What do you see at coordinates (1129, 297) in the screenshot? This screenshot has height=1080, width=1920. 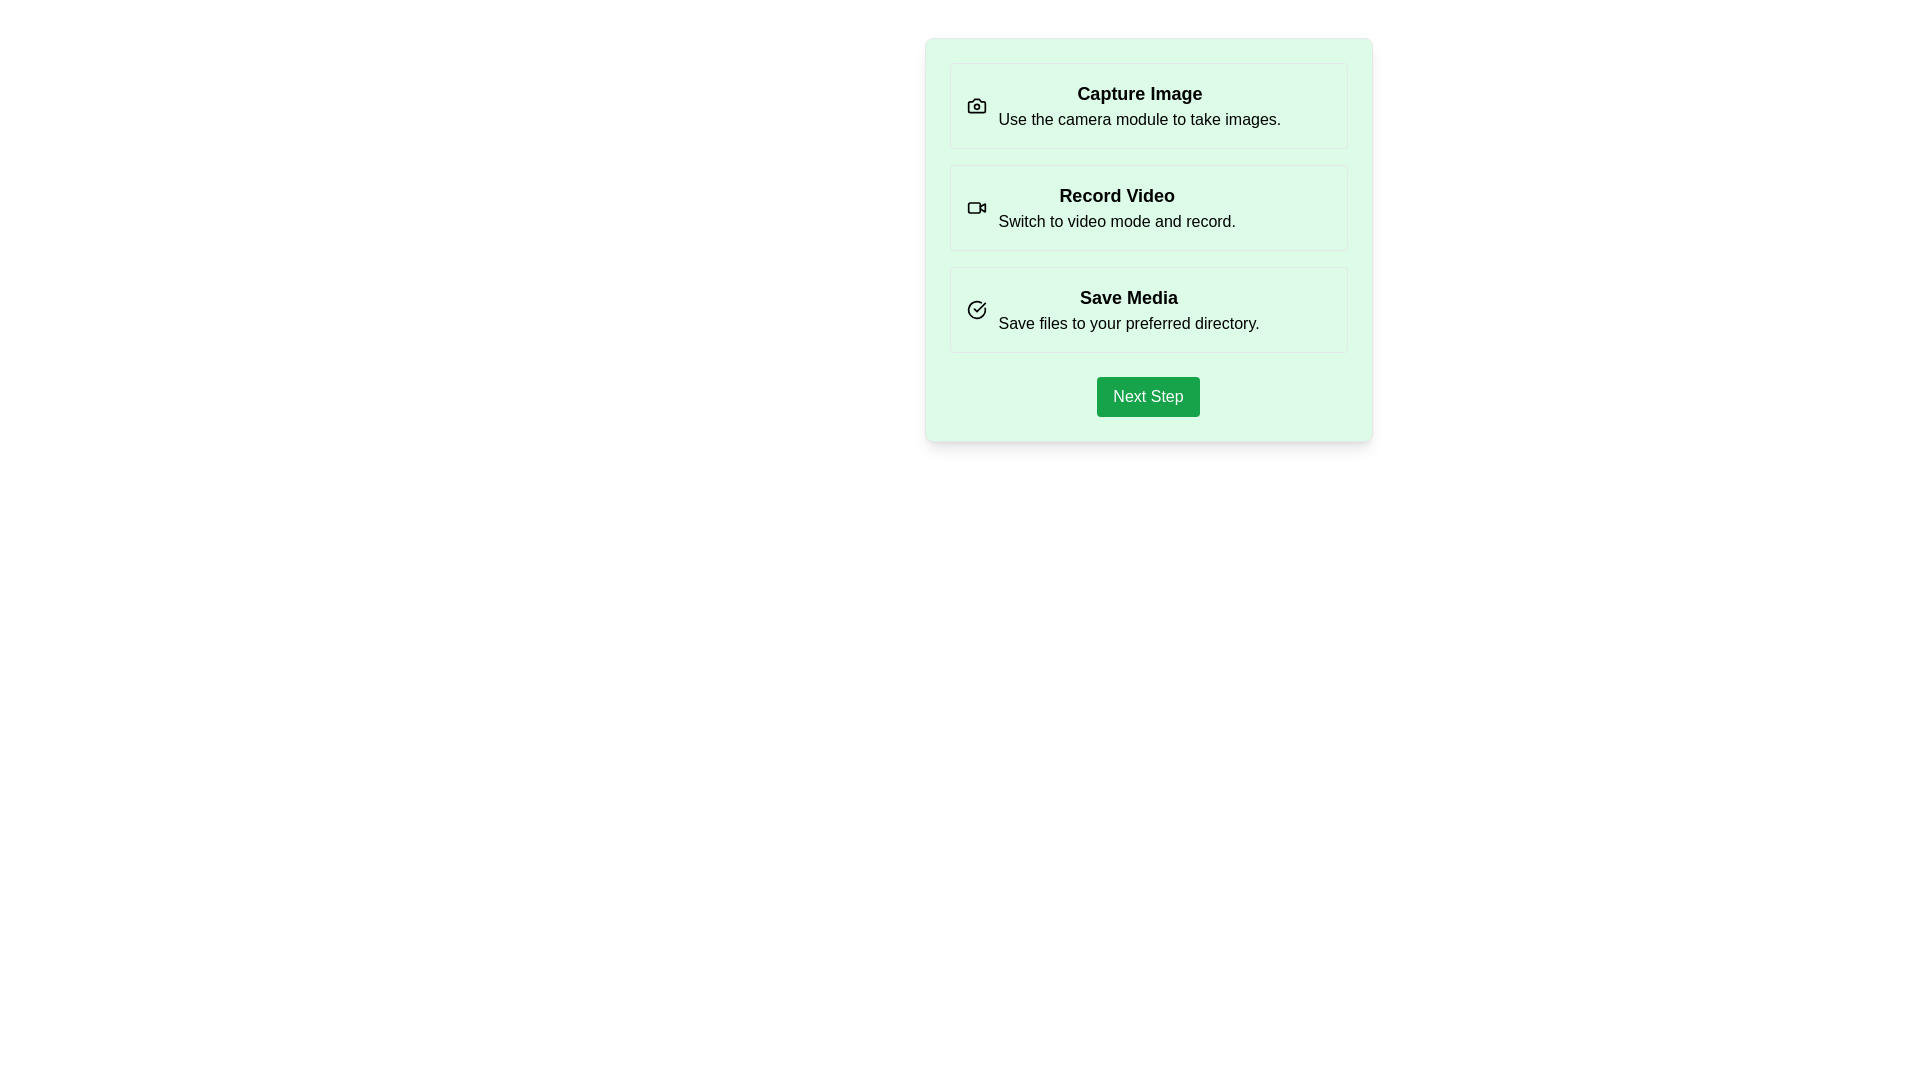 I see `the 'Save Media' text label which is displayed in bold and large text format with a light green background, located at the bottom of the panel among other options` at bounding box center [1129, 297].